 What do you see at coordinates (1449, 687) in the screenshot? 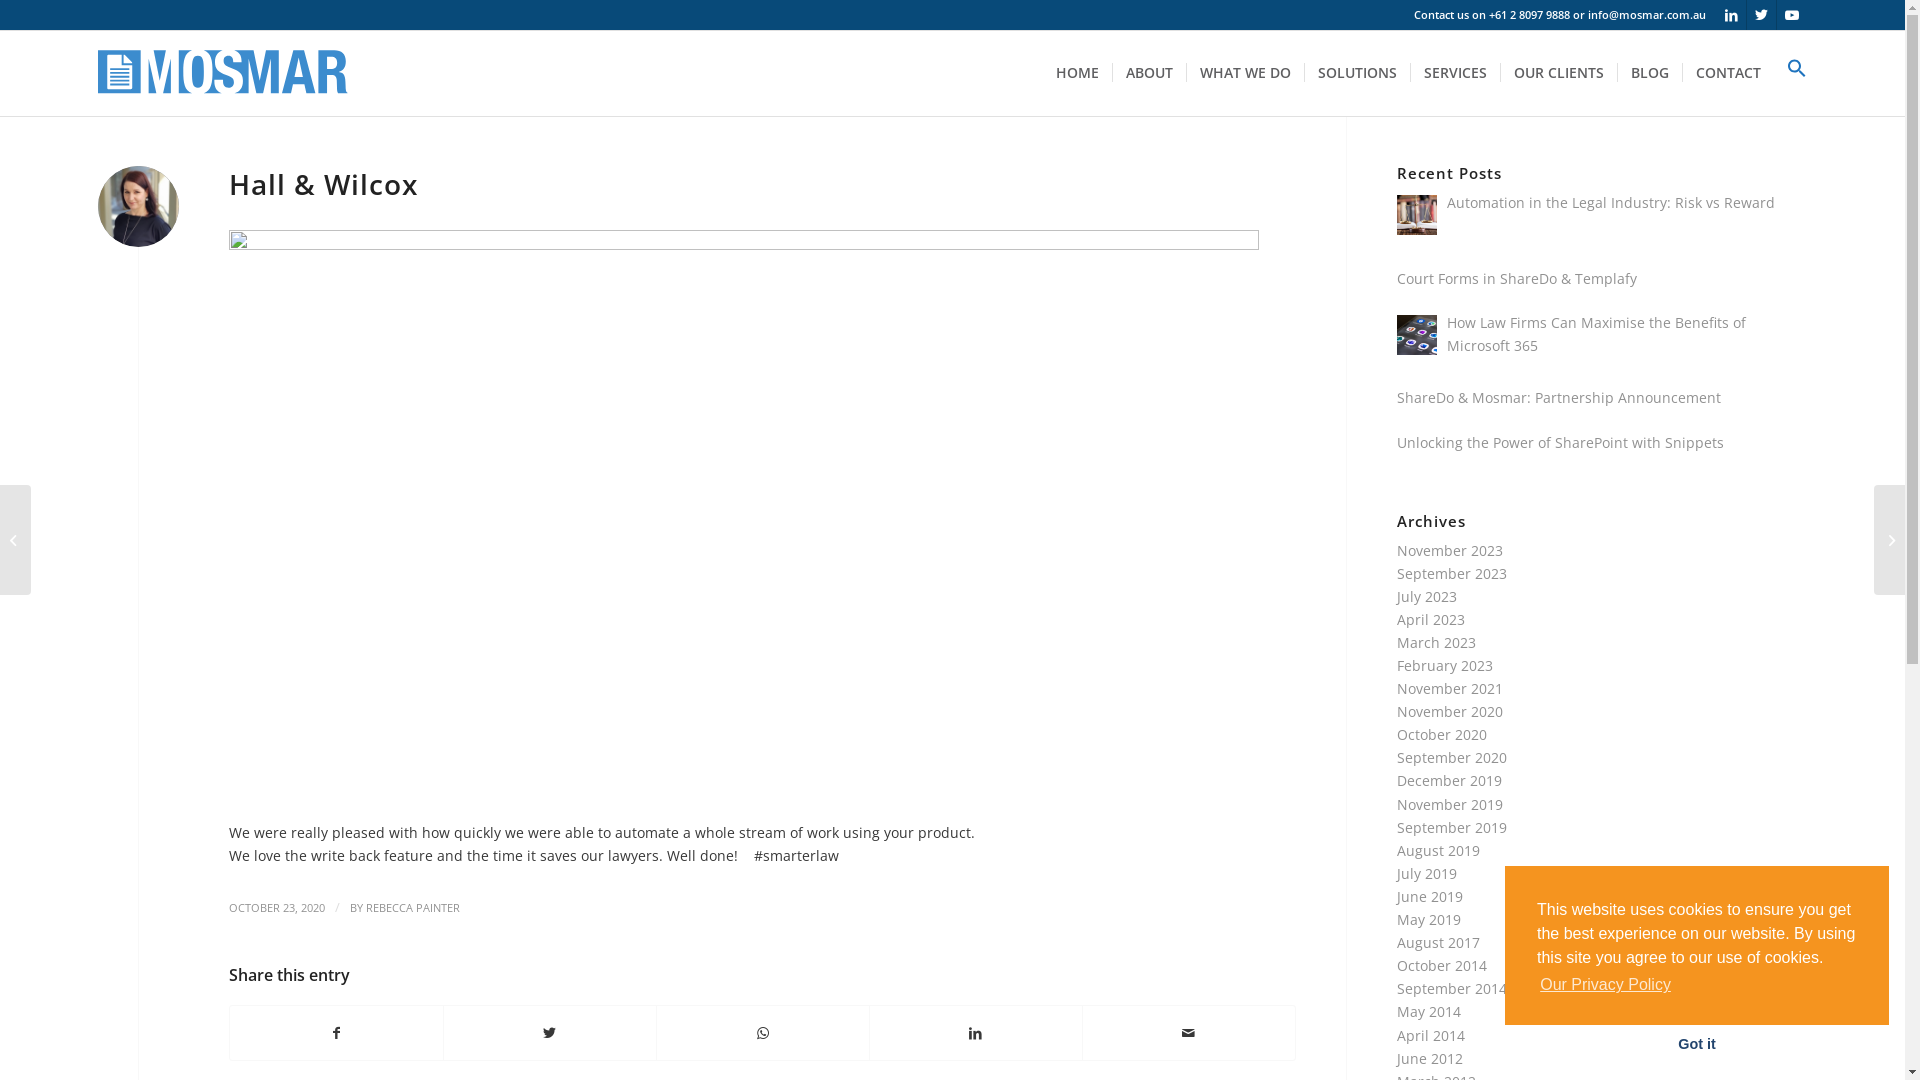
I see `'November 2021'` at bounding box center [1449, 687].